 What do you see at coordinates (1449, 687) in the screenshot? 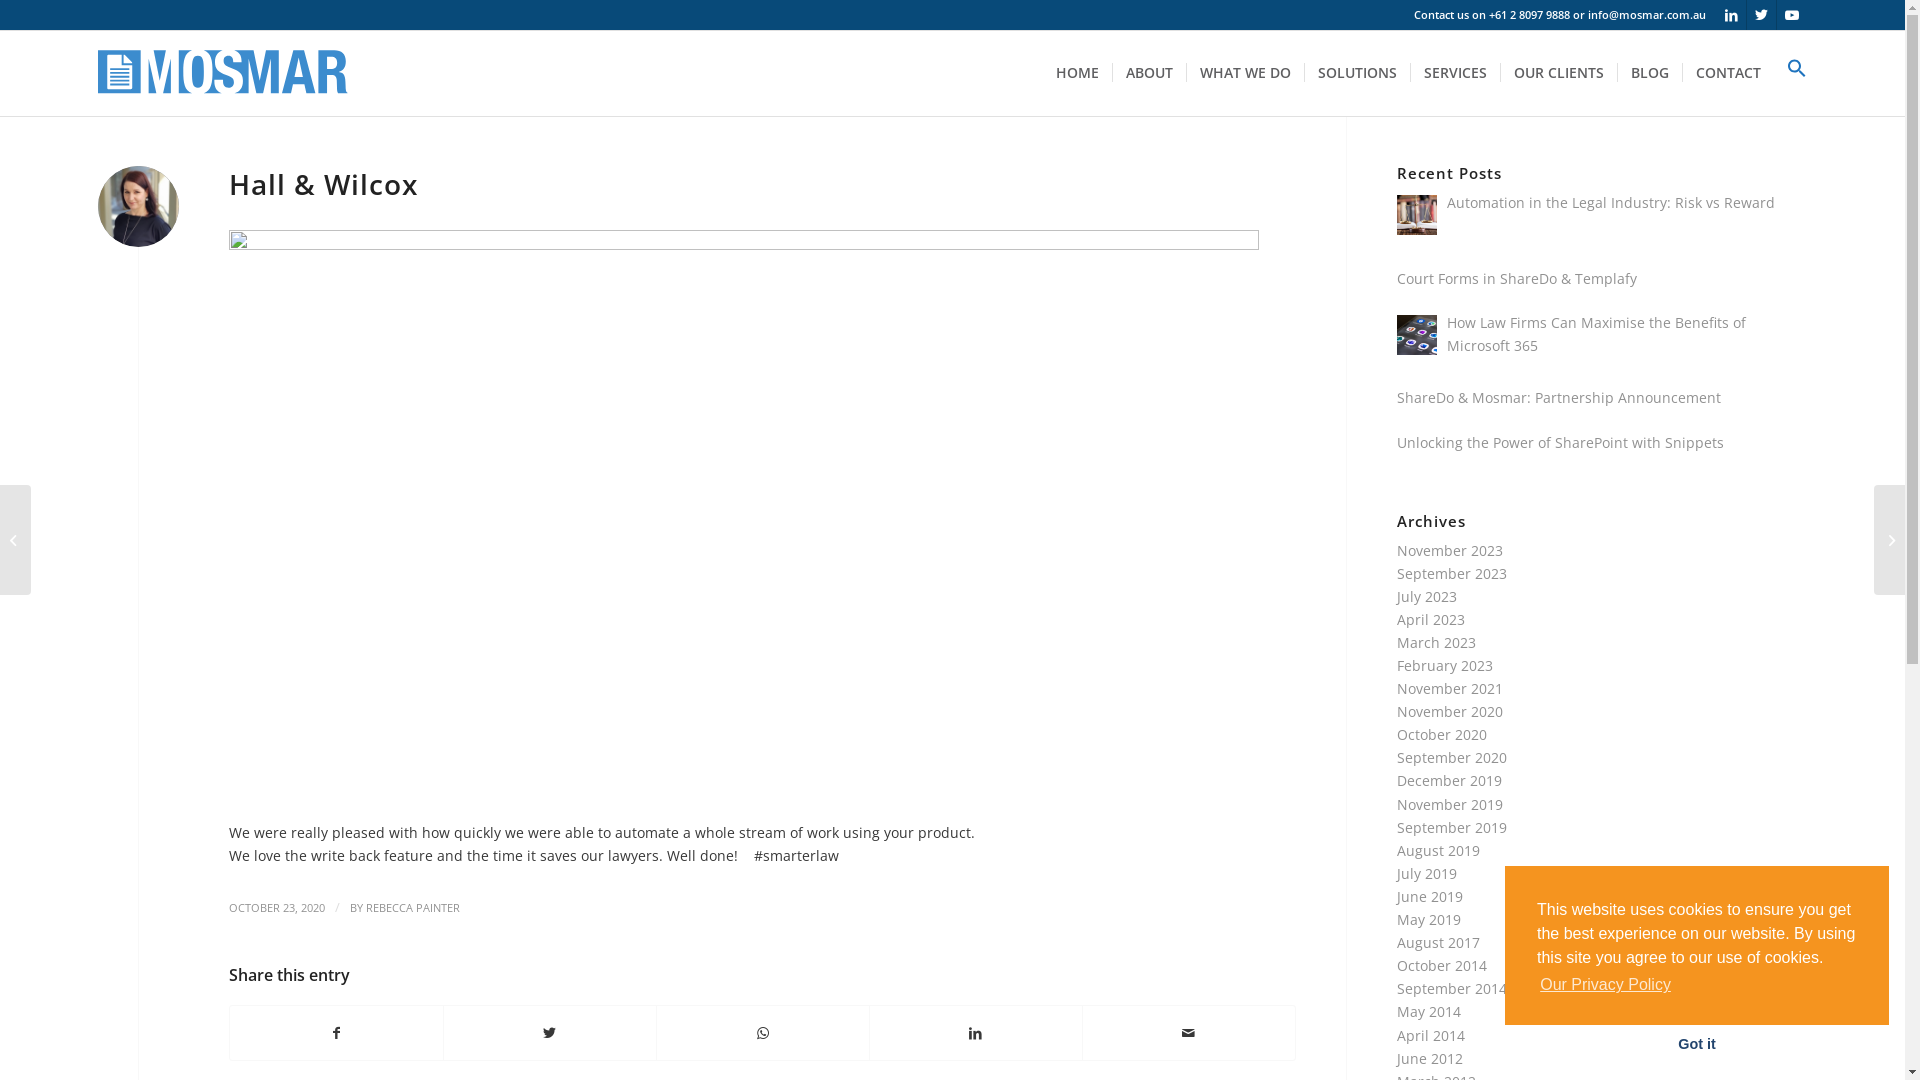
I see `'November 2021'` at bounding box center [1449, 687].